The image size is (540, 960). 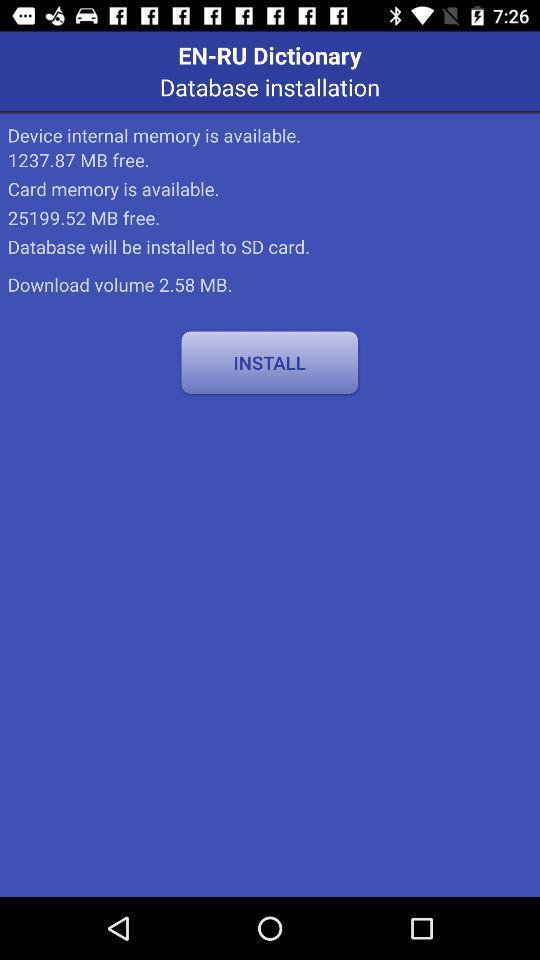 What do you see at coordinates (269, 361) in the screenshot?
I see `install icon` at bounding box center [269, 361].